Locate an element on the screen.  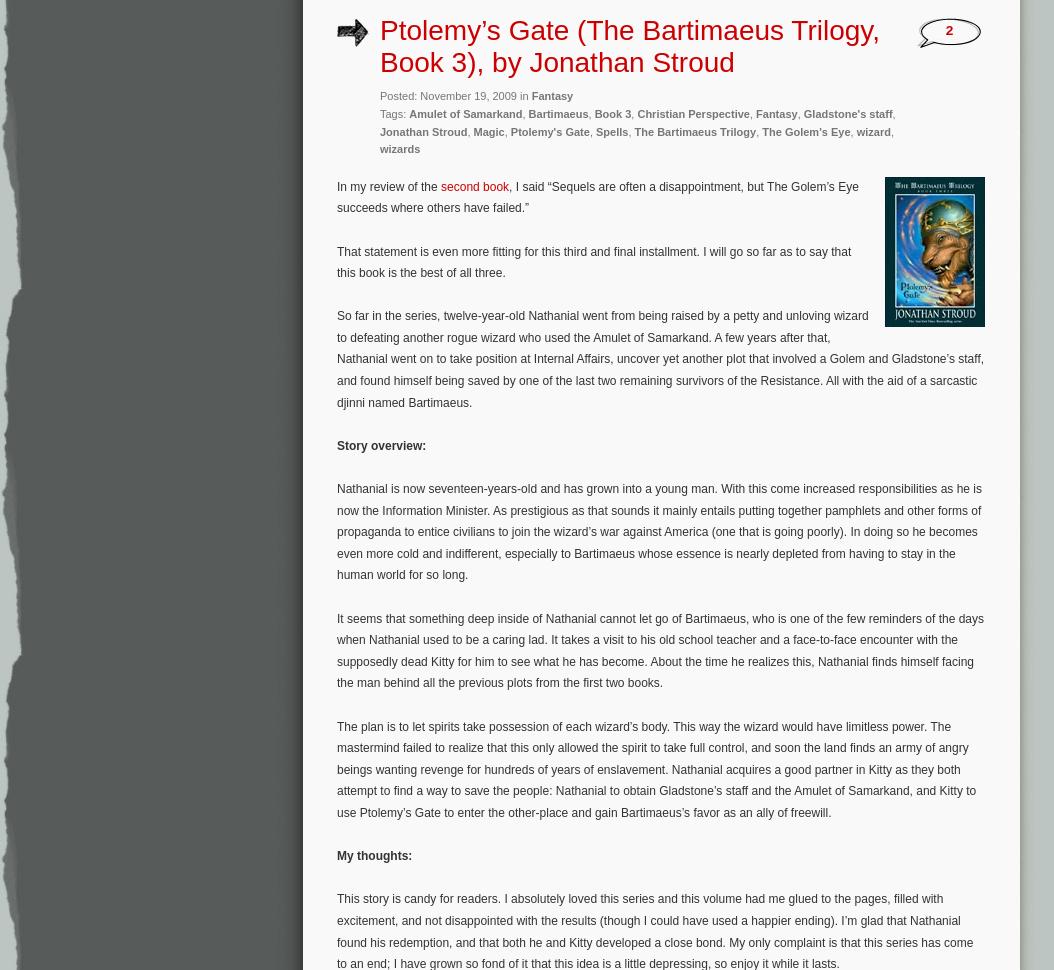
'Ptolemy's Gate' is located at coordinates (549, 131).